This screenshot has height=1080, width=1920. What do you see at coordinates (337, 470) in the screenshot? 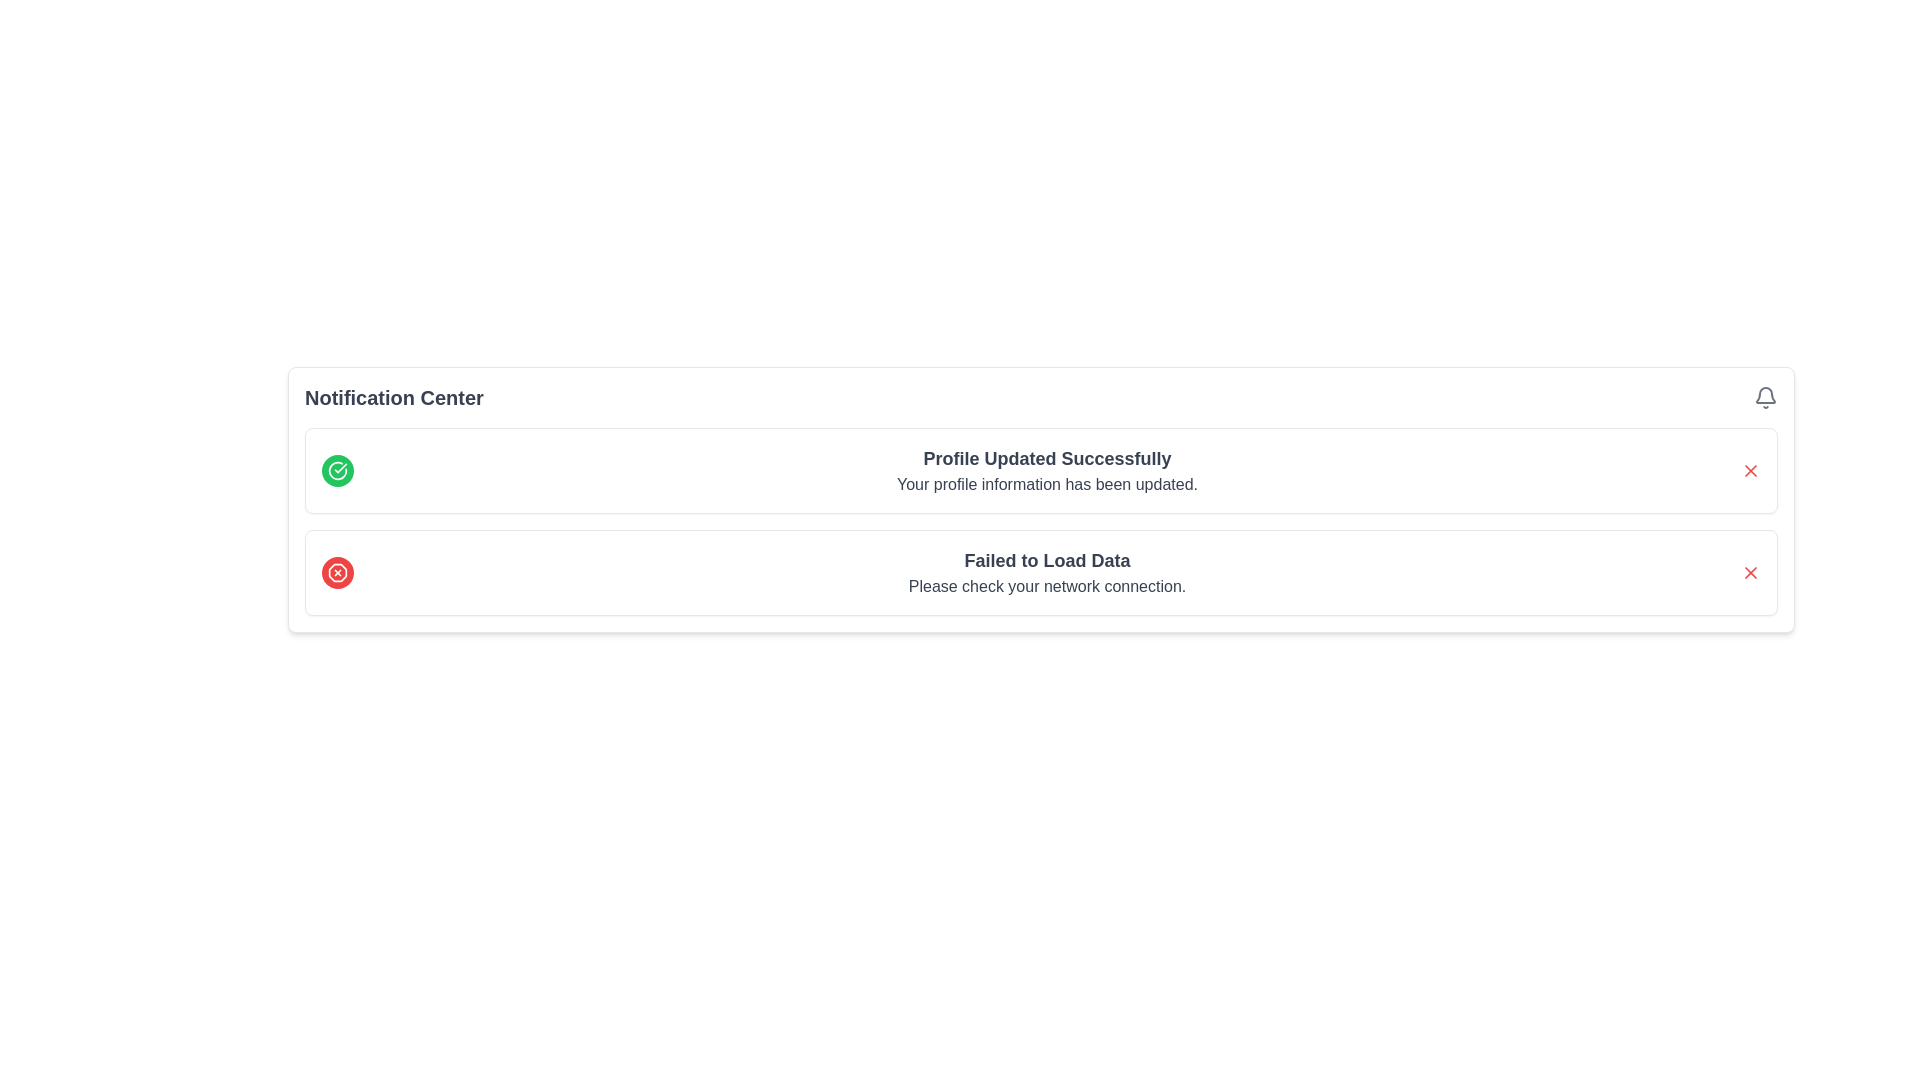
I see `the Status indicator icon that visually indicates the success status of the notification titled 'Profile Updated Successfully' in the notification center` at bounding box center [337, 470].